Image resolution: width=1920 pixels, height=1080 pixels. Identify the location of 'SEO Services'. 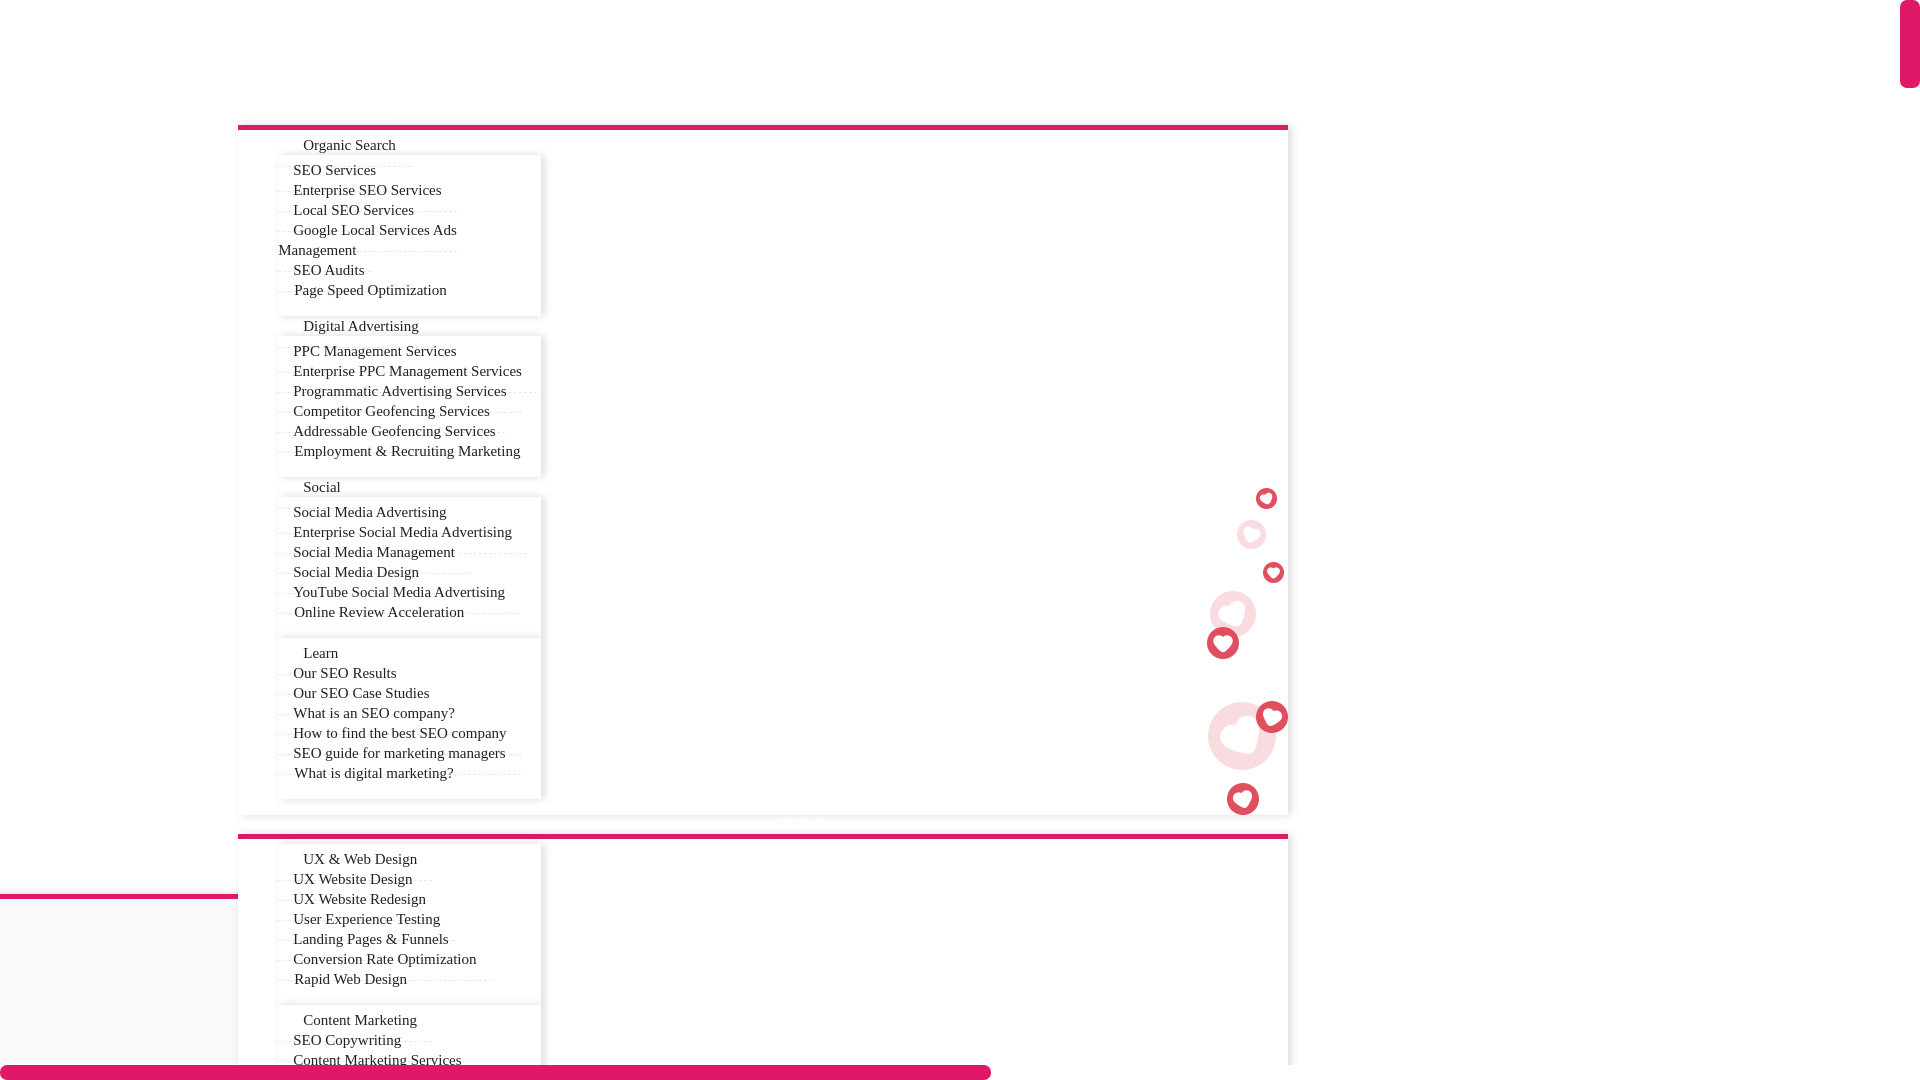
(334, 169).